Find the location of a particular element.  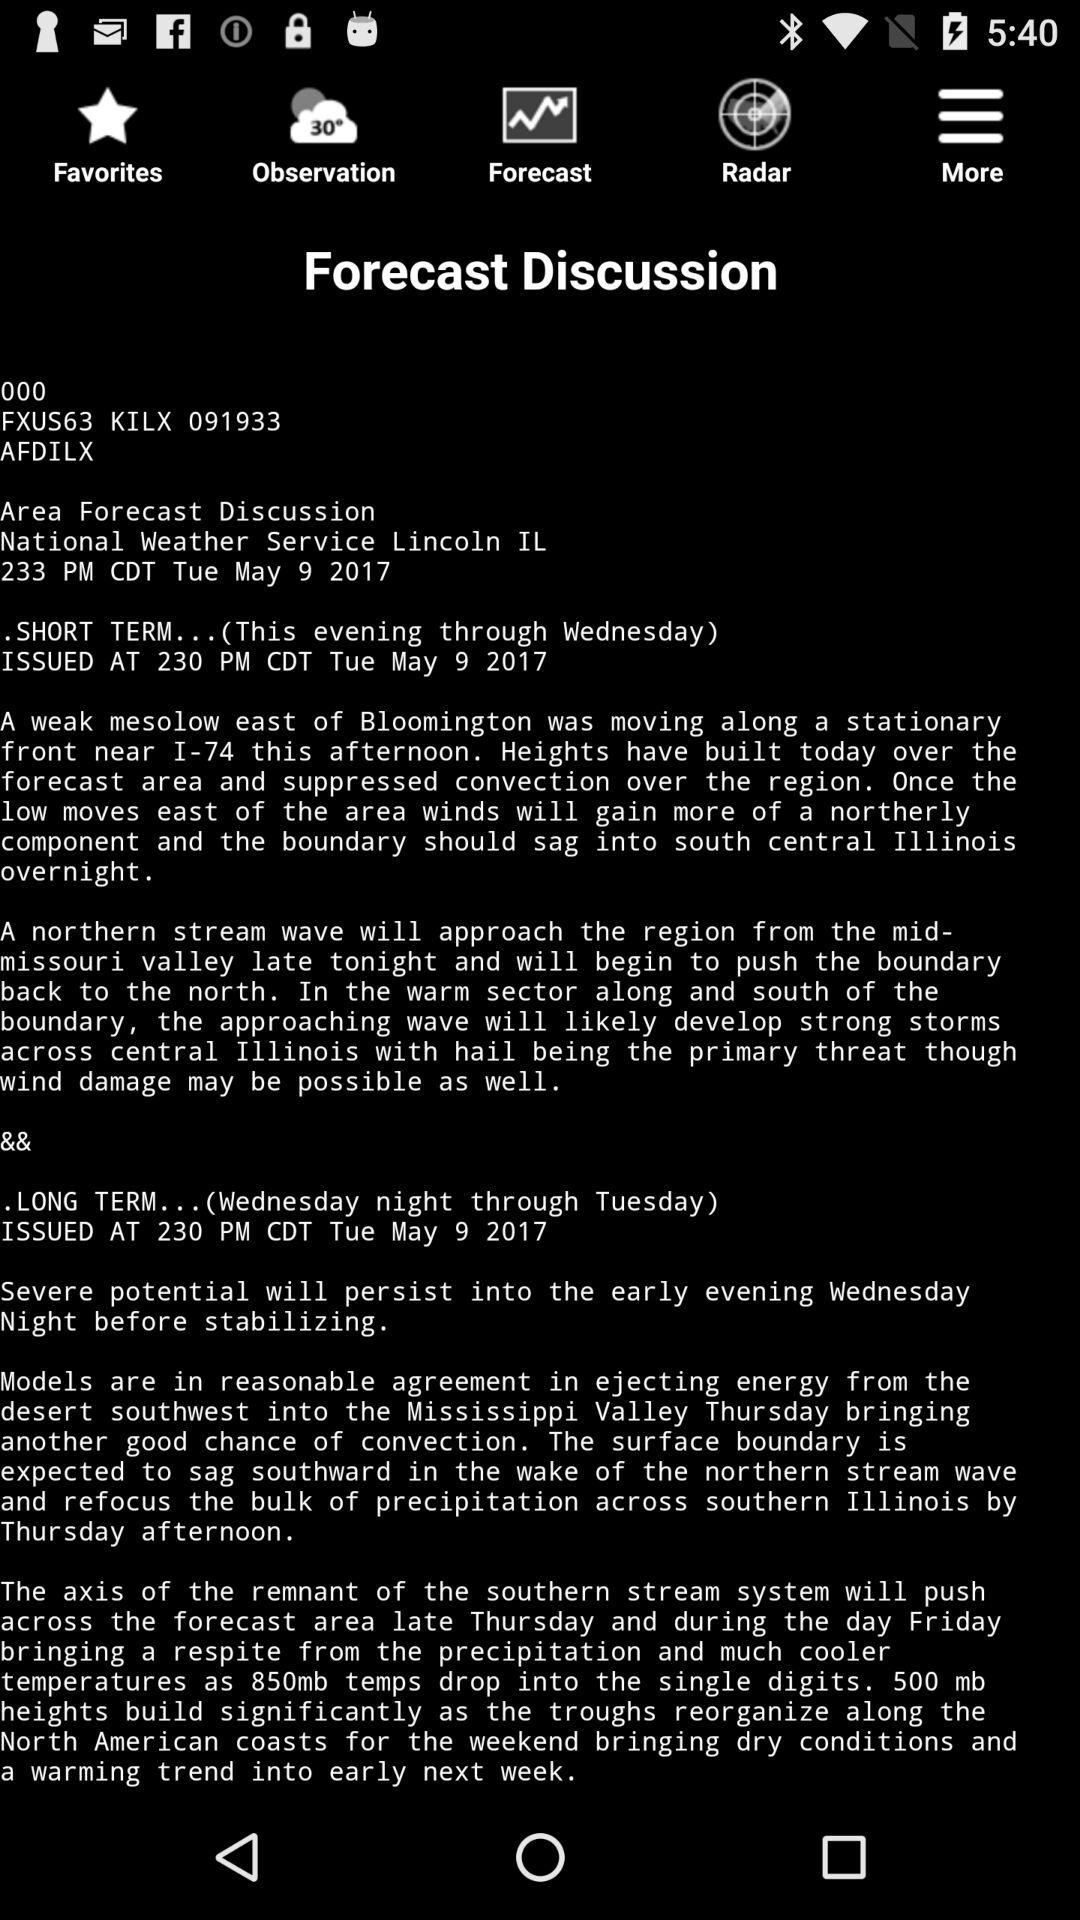

item next to the forecast icon is located at coordinates (323, 124).